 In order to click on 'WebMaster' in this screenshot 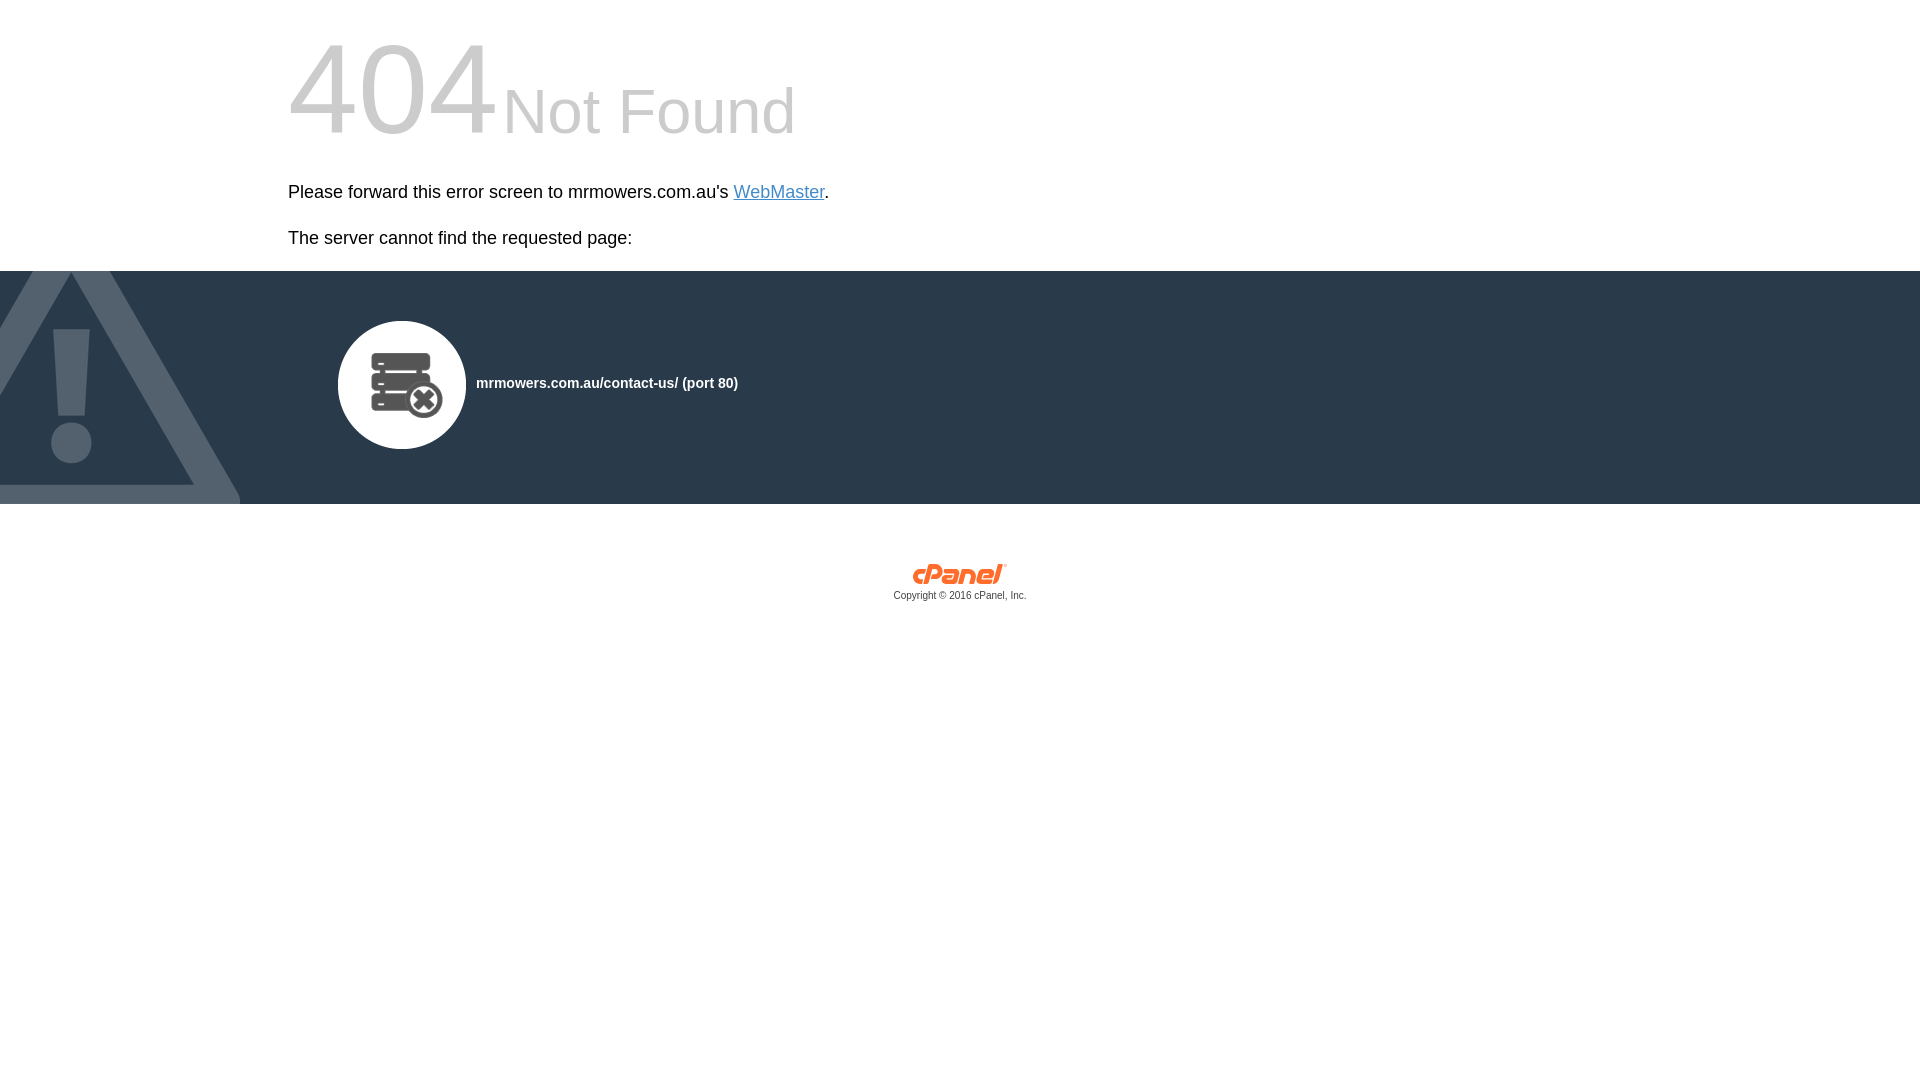, I will do `click(778, 192)`.